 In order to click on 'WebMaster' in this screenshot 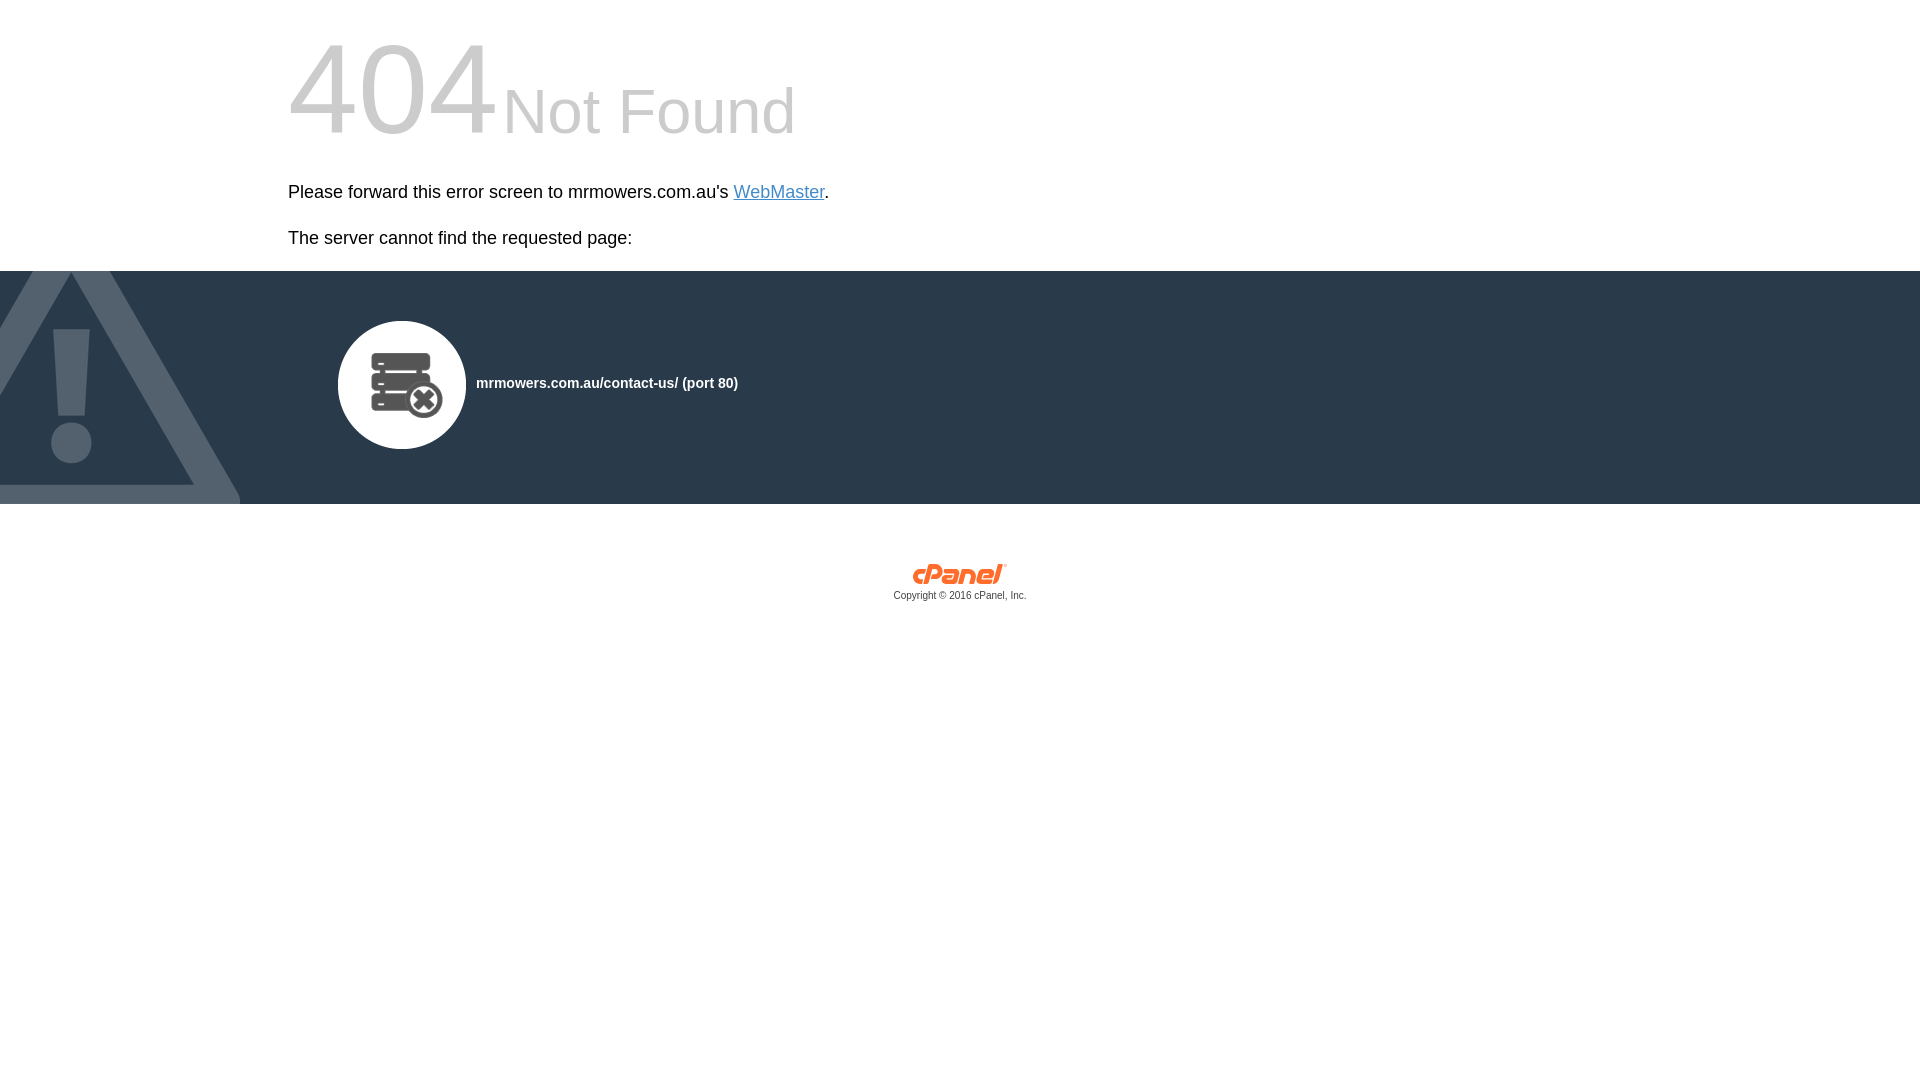, I will do `click(778, 192)`.